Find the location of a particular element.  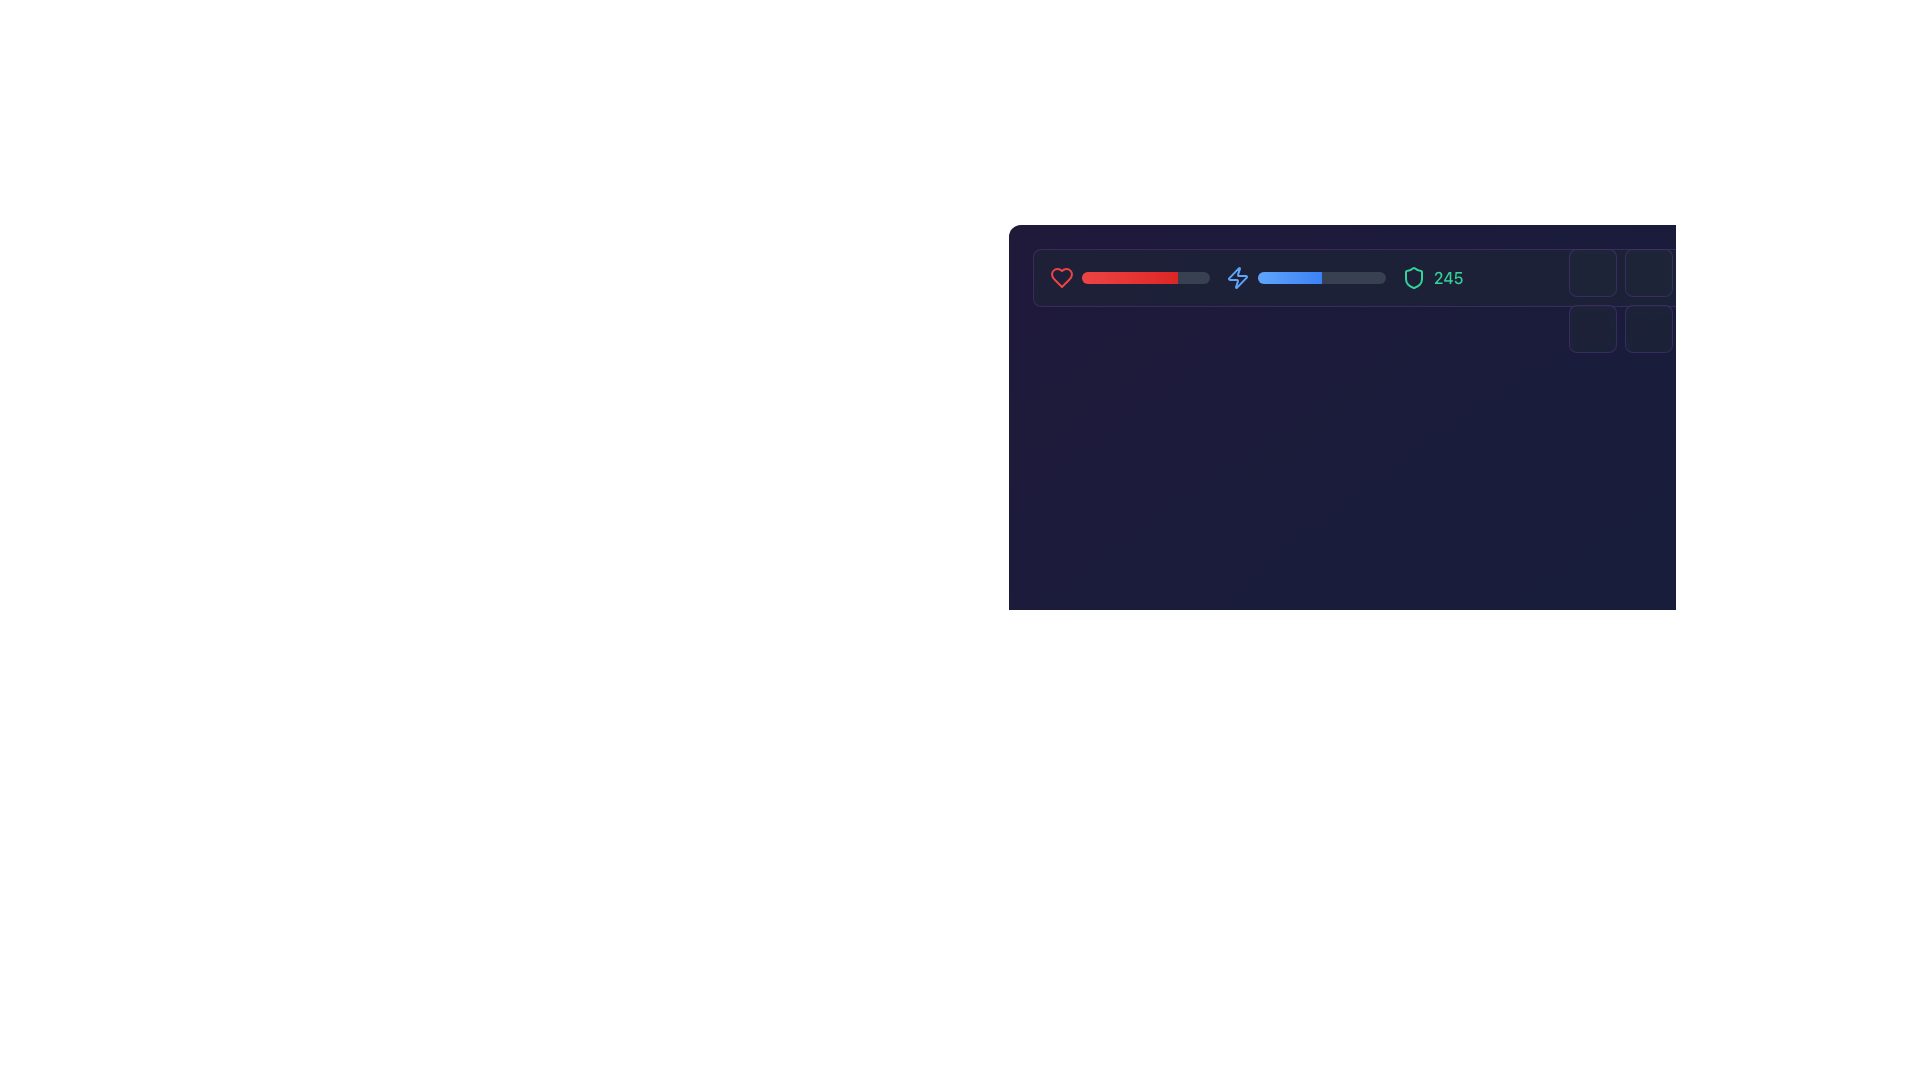

the health status icon located at the top-left of the interface, which precedes other indicators like energy and shield values is located at coordinates (1060, 277).